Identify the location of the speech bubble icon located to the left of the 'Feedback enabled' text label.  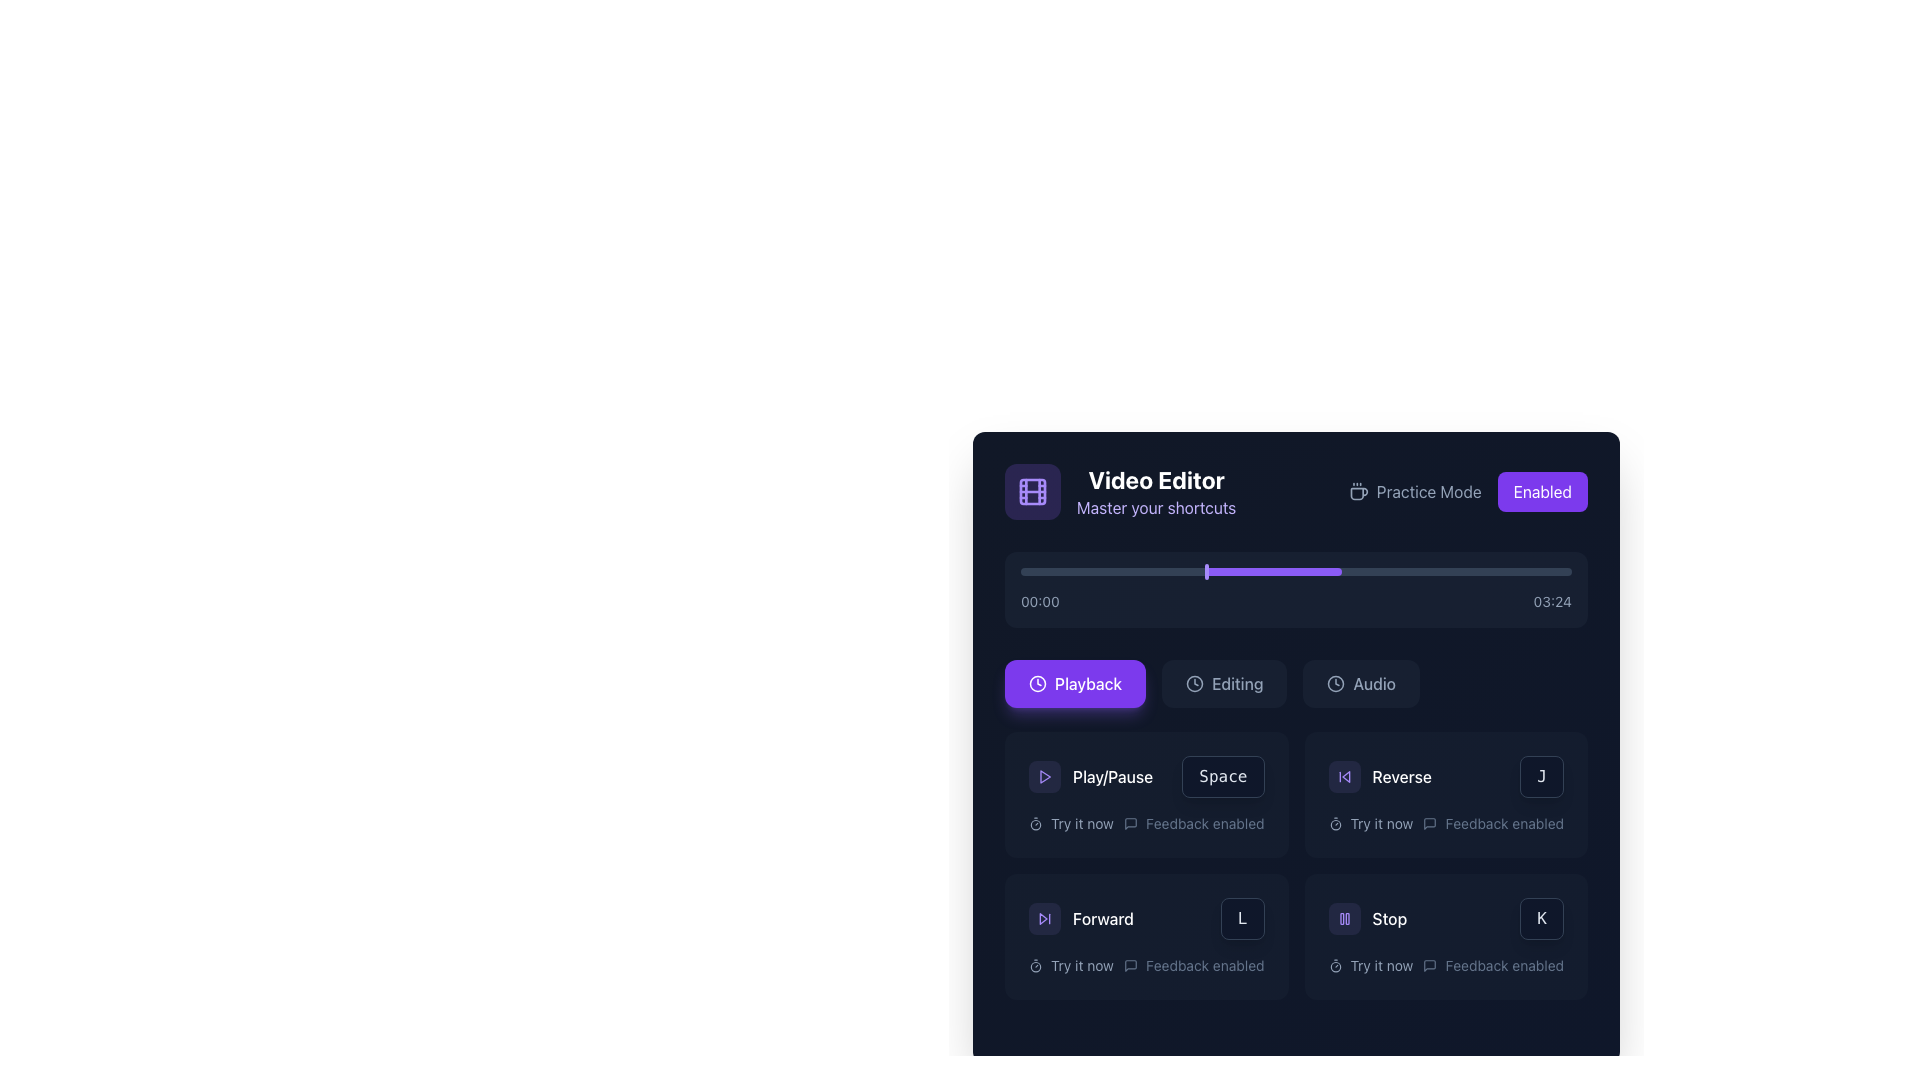
(1429, 964).